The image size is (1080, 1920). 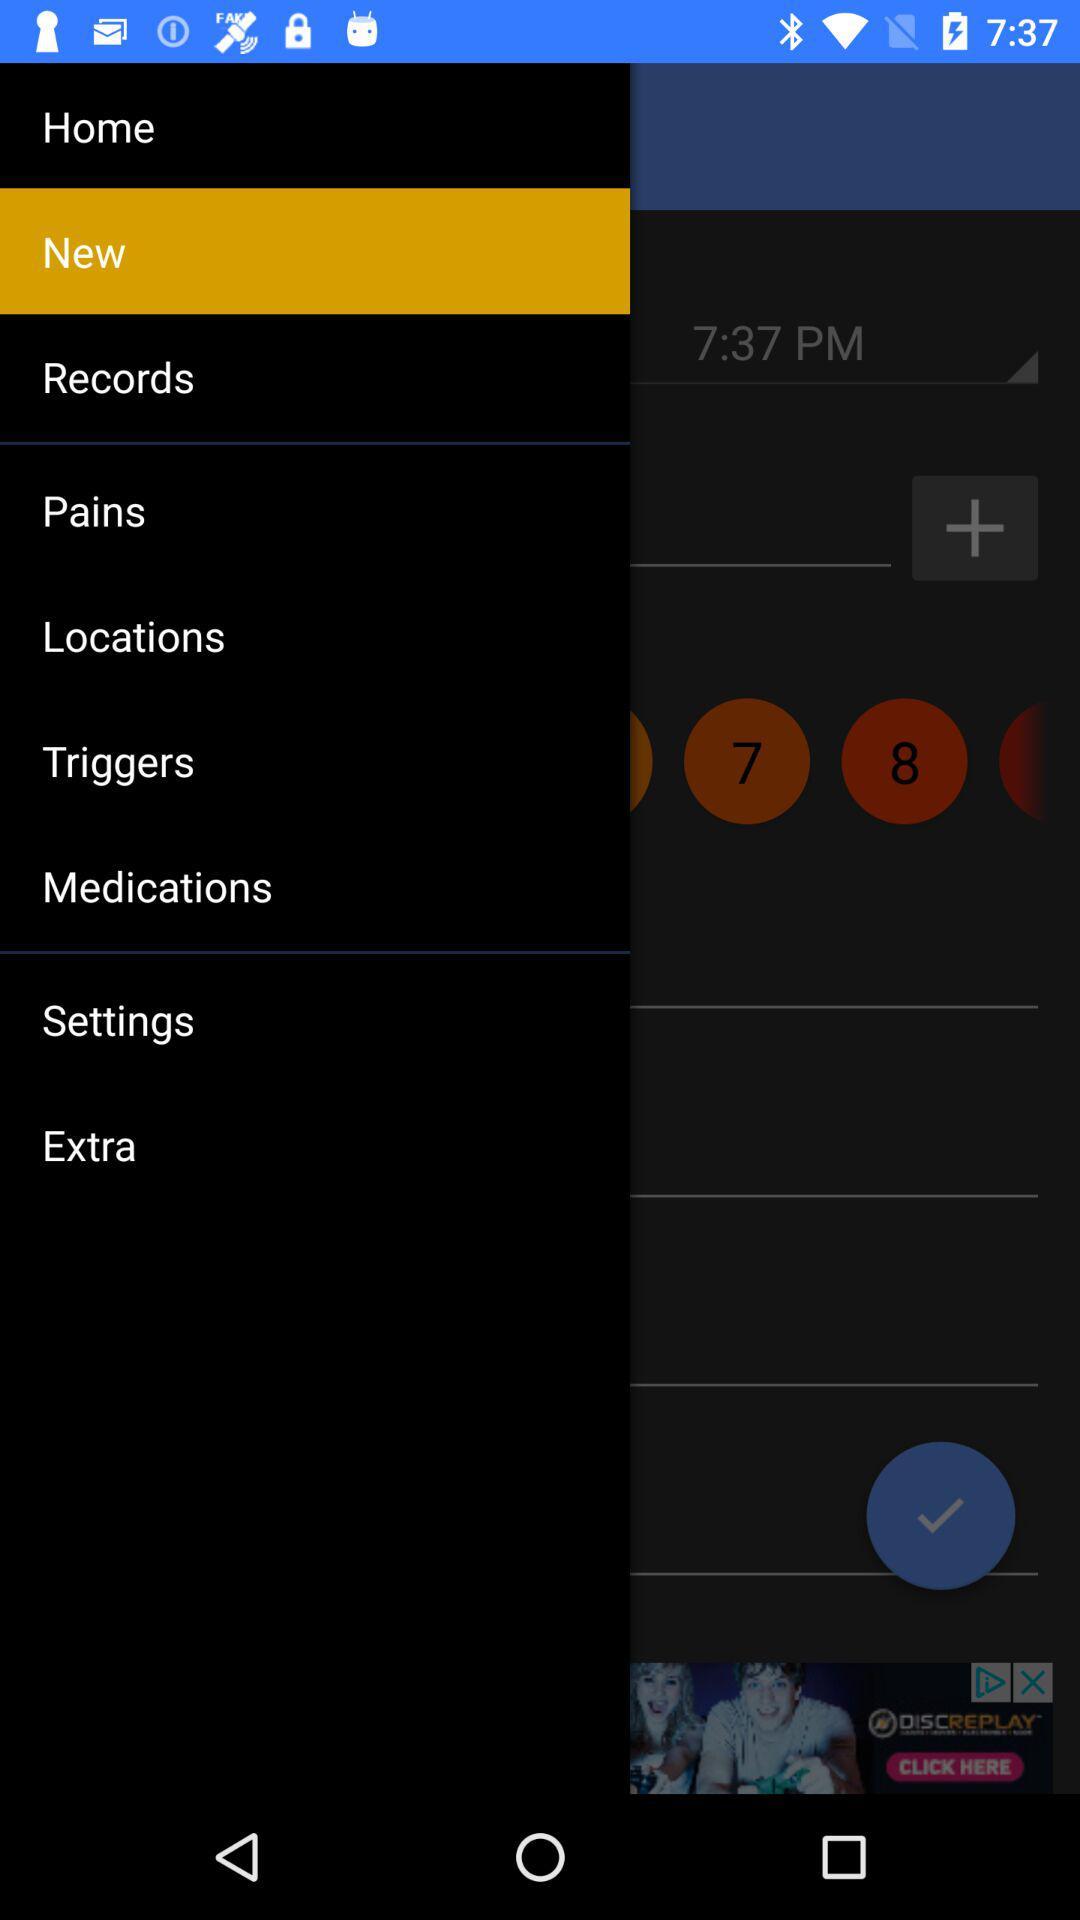 I want to click on the add icon, so click(x=974, y=528).